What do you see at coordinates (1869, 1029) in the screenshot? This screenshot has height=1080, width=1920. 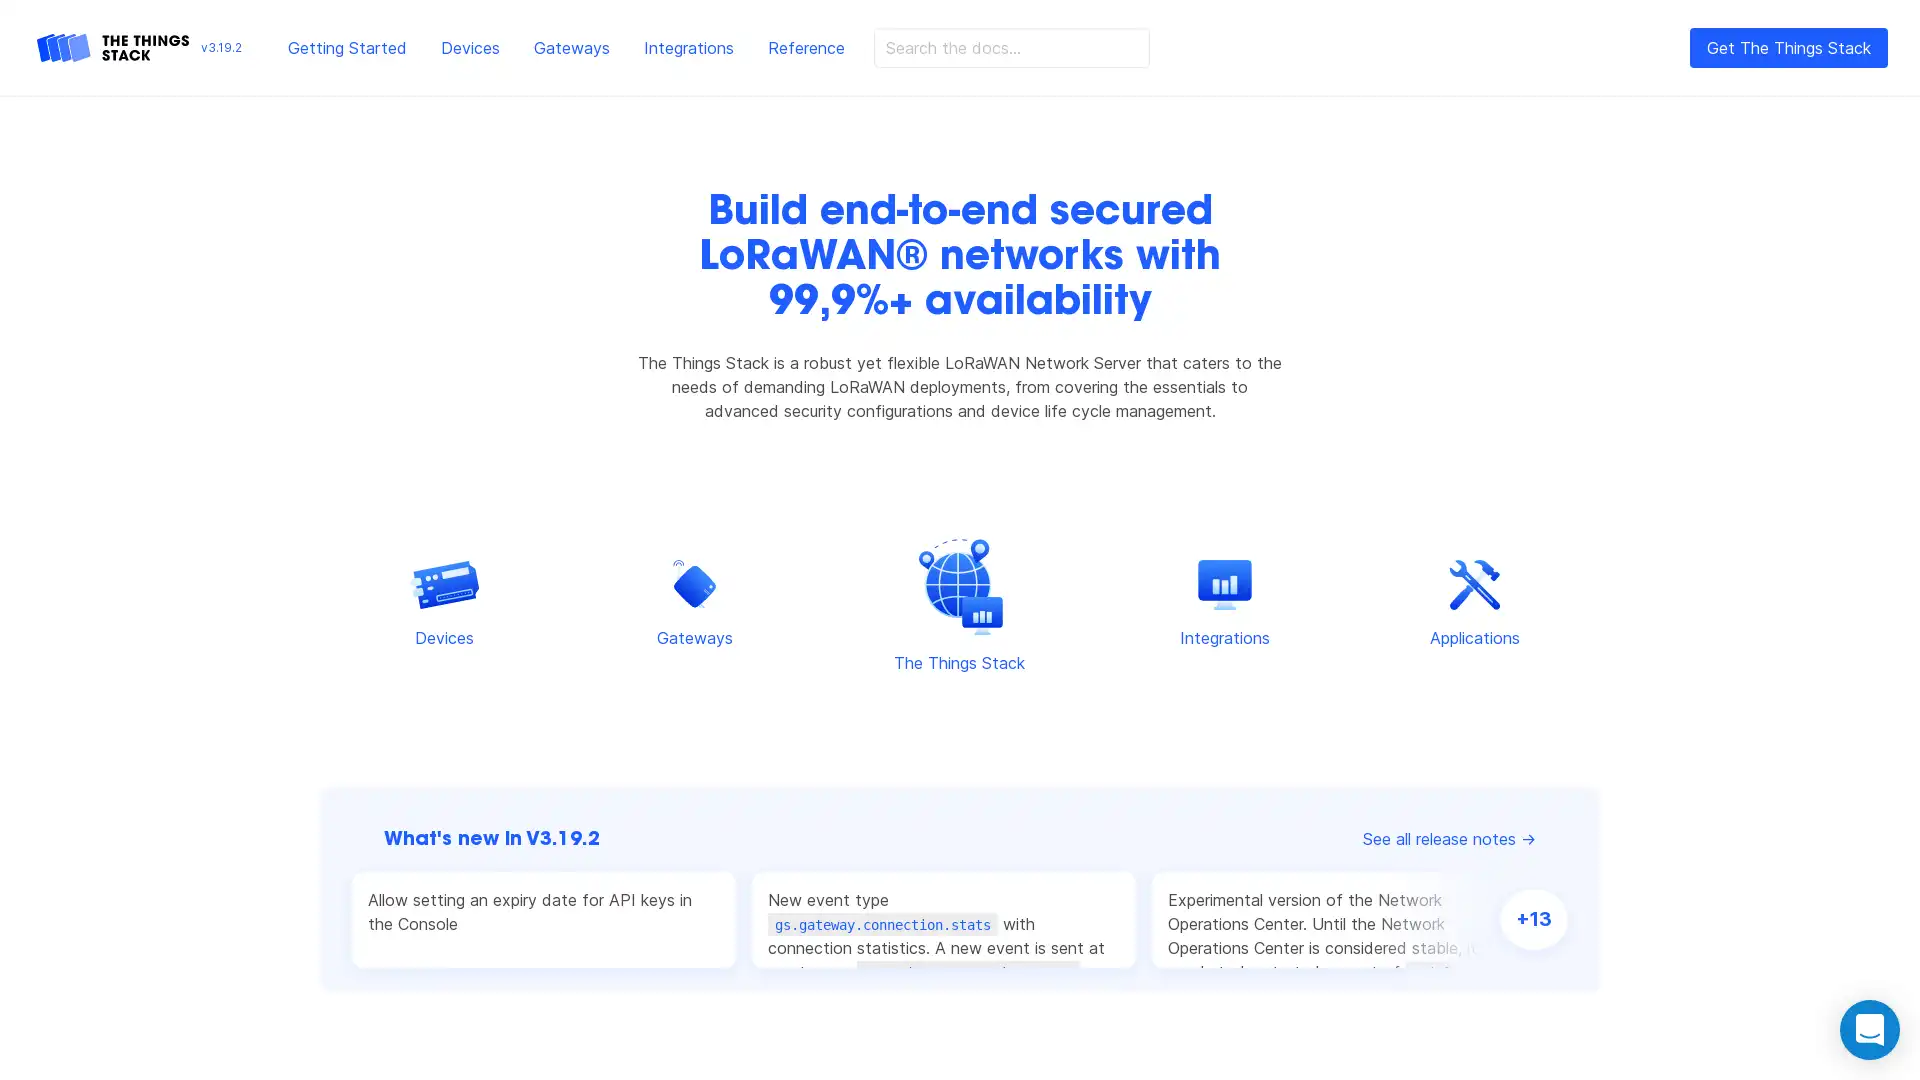 I see `Open Intercom Messenger` at bounding box center [1869, 1029].